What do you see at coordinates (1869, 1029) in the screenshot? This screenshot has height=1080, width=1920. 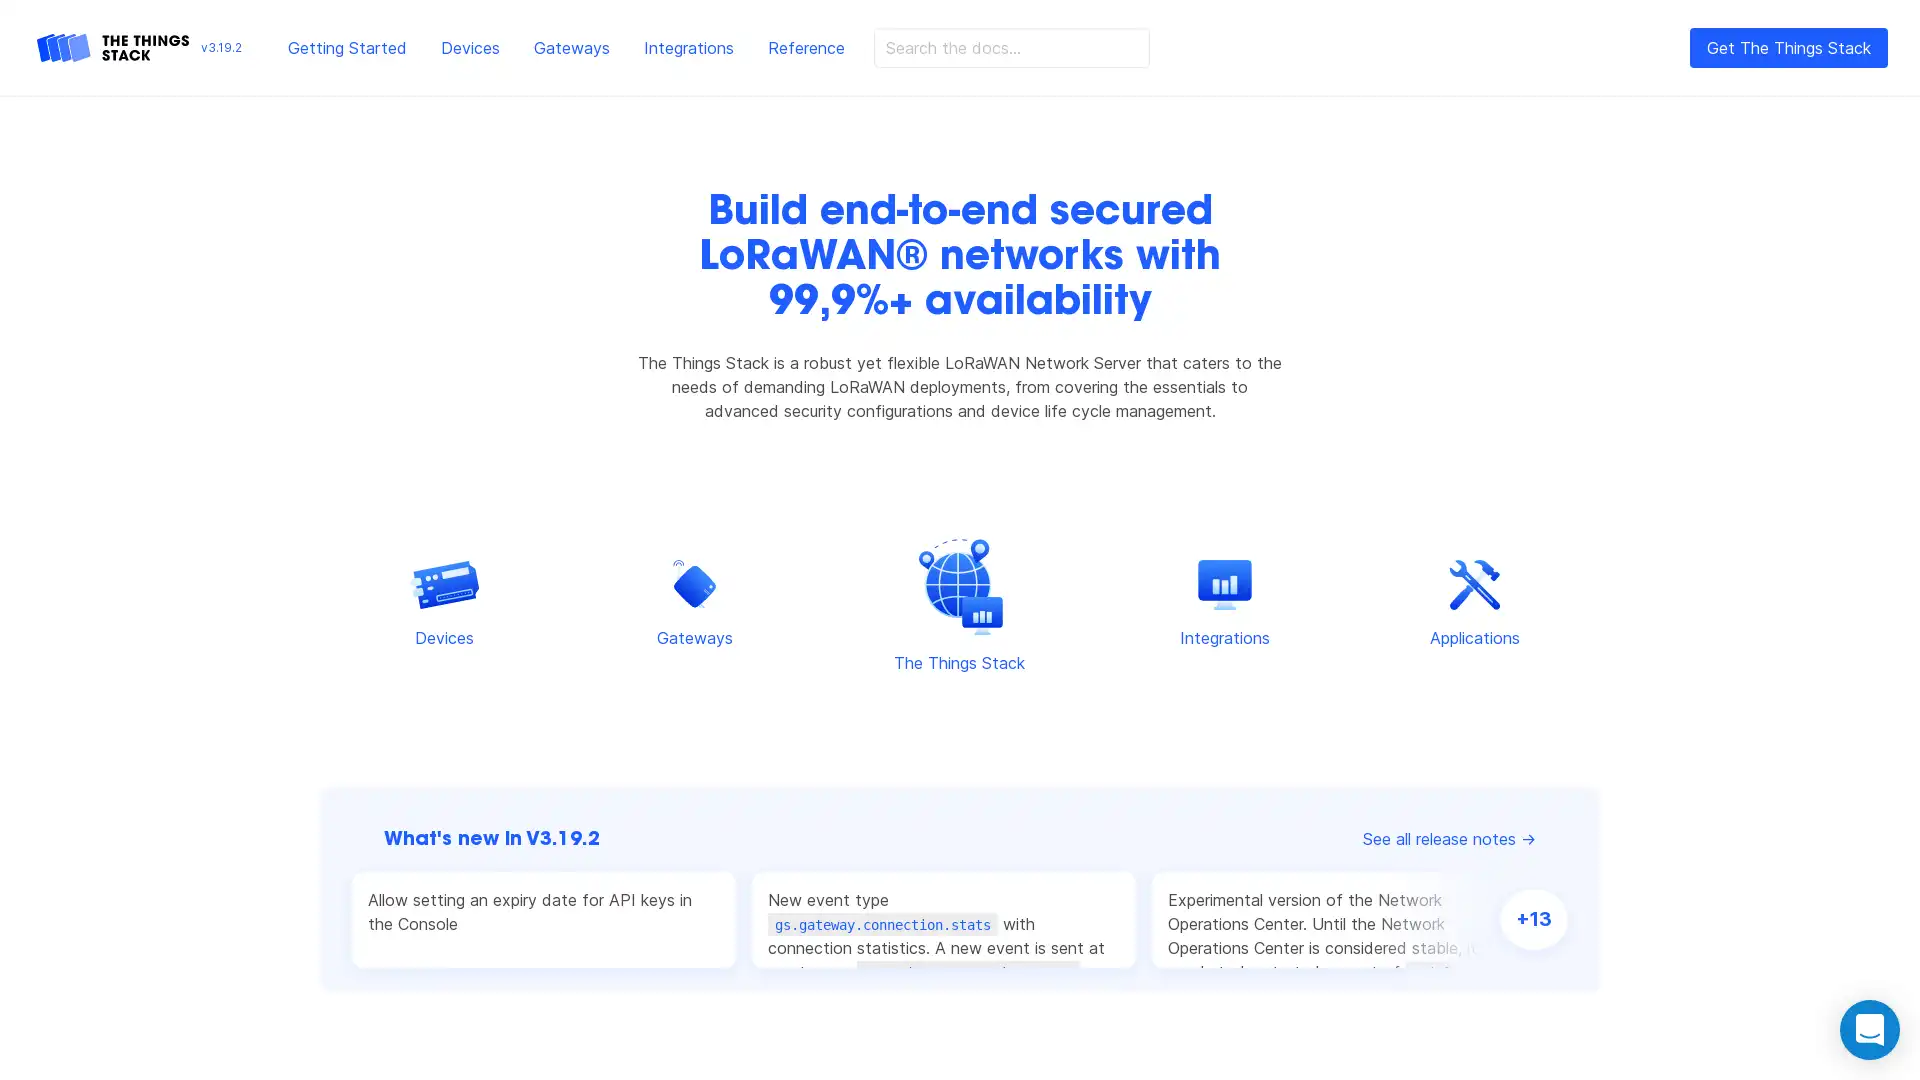 I see `Open Intercom Messenger` at bounding box center [1869, 1029].